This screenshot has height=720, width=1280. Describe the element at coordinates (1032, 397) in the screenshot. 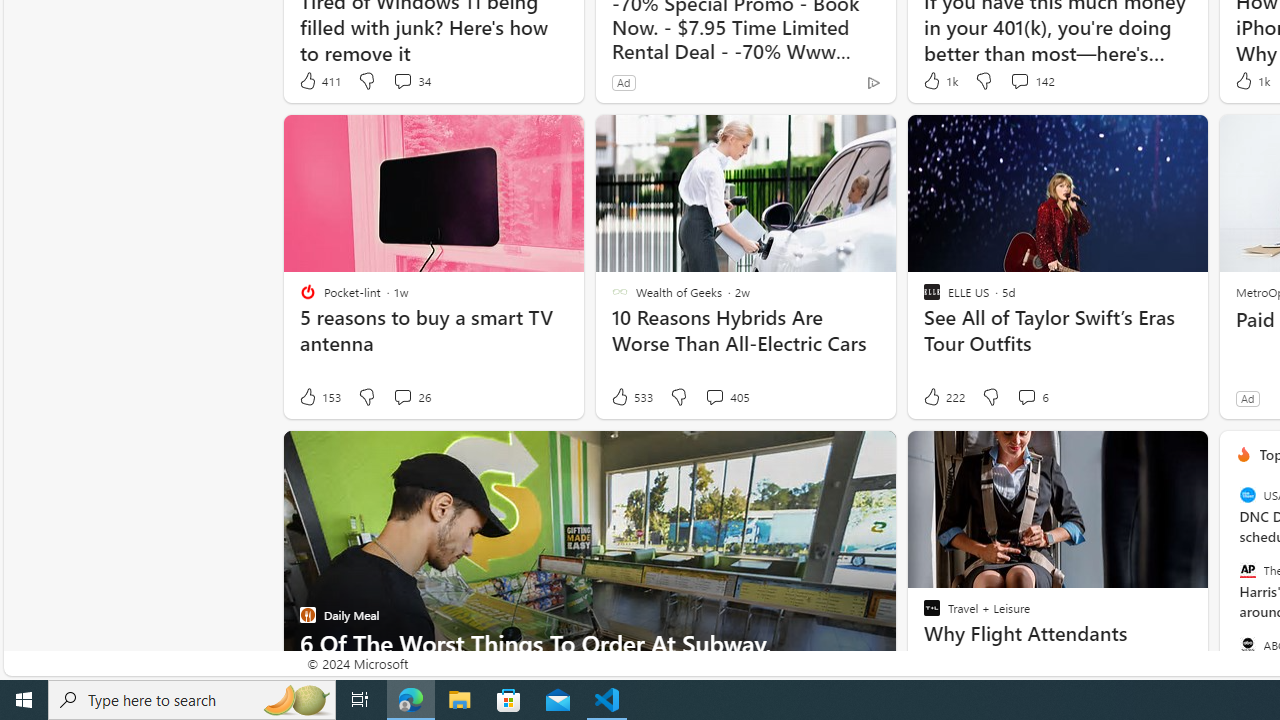

I see `'View comments 6 Comment'` at that location.